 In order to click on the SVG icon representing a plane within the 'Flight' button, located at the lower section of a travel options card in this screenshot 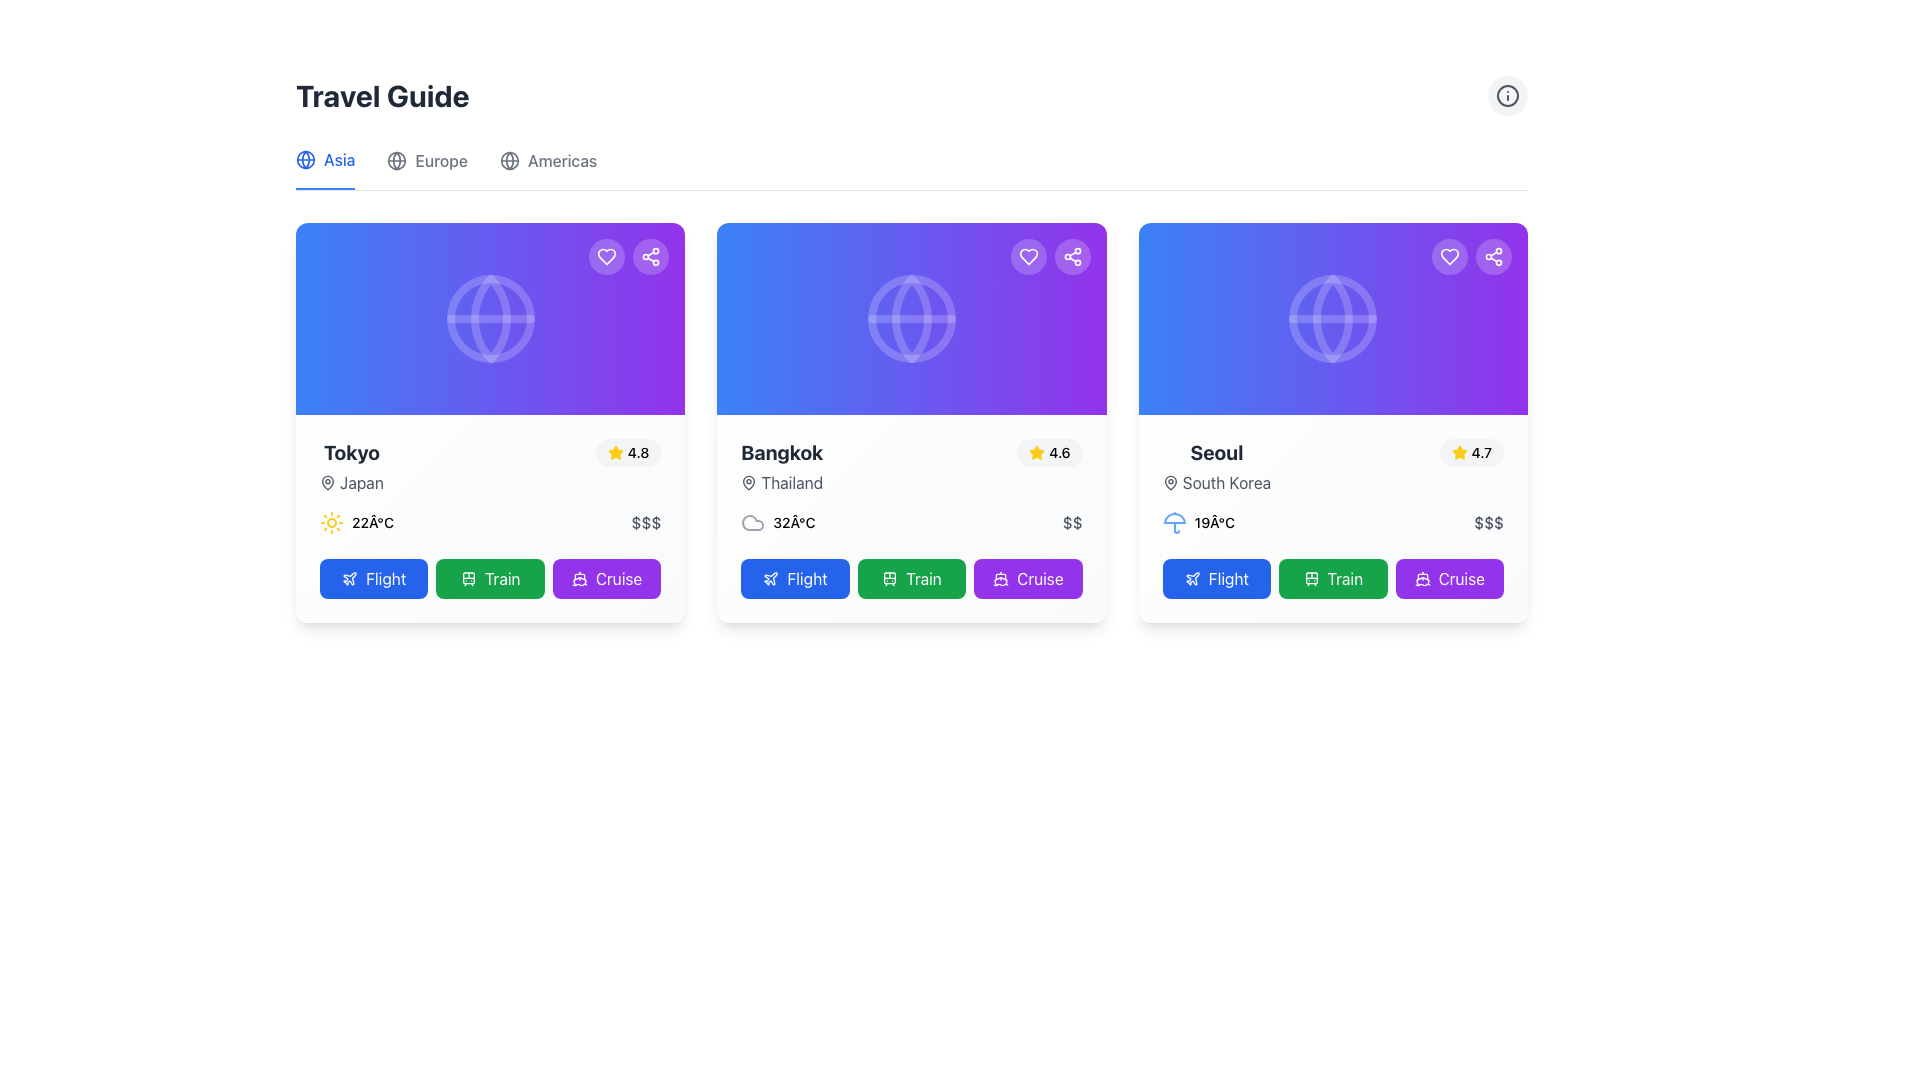, I will do `click(1192, 578)`.